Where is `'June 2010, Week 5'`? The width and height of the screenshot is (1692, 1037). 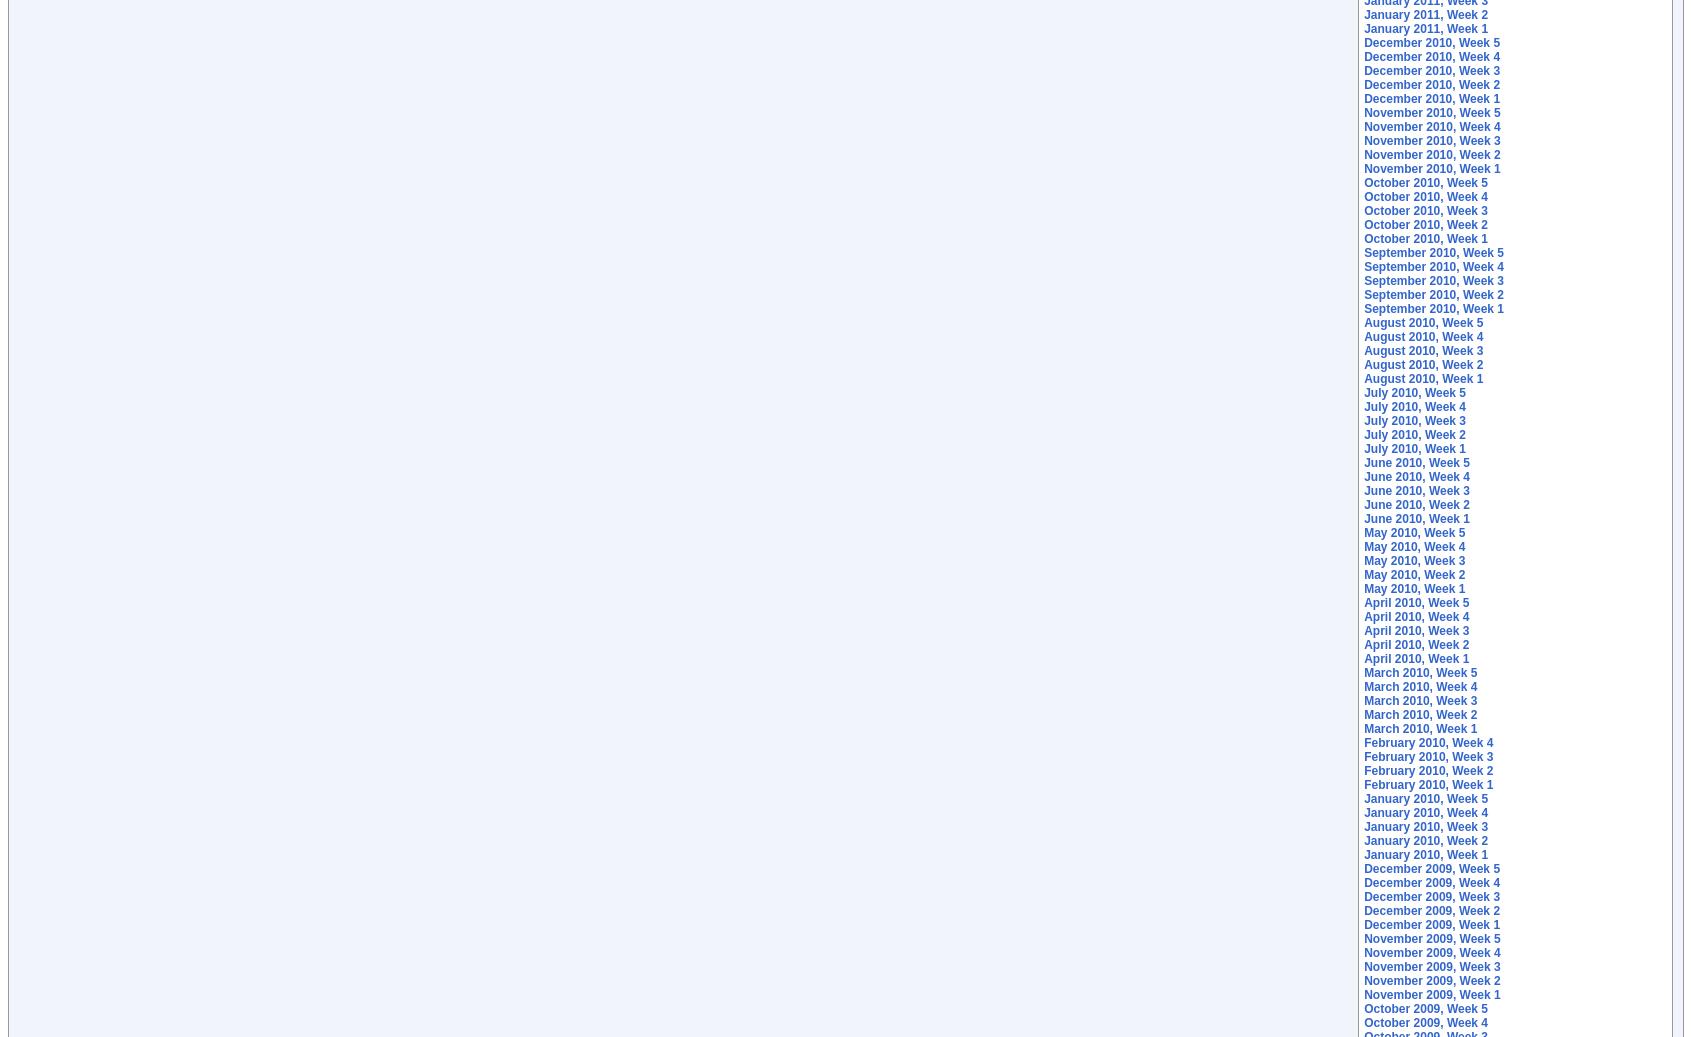
'June 2010, Week 5' is located at coordinates (1416, 462).